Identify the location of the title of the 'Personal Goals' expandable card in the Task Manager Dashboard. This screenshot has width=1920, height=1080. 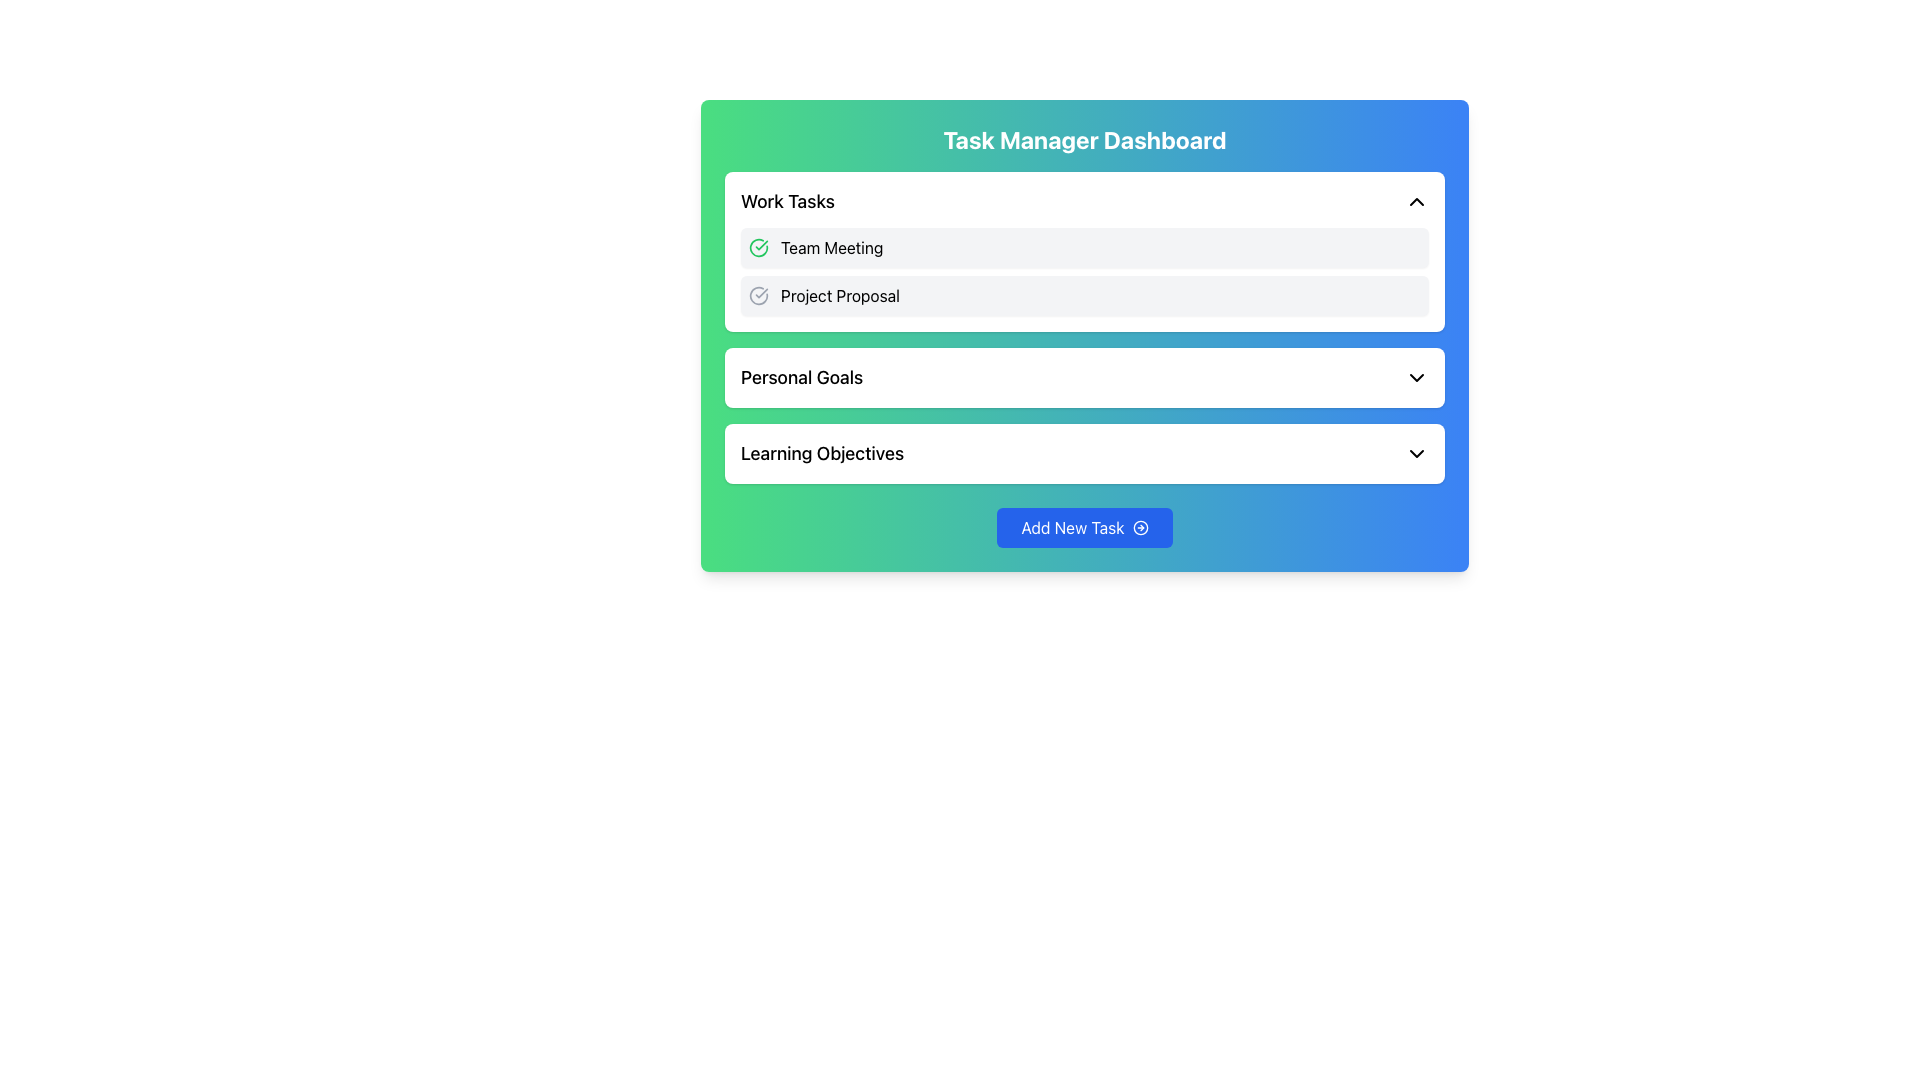
(1083, 378).